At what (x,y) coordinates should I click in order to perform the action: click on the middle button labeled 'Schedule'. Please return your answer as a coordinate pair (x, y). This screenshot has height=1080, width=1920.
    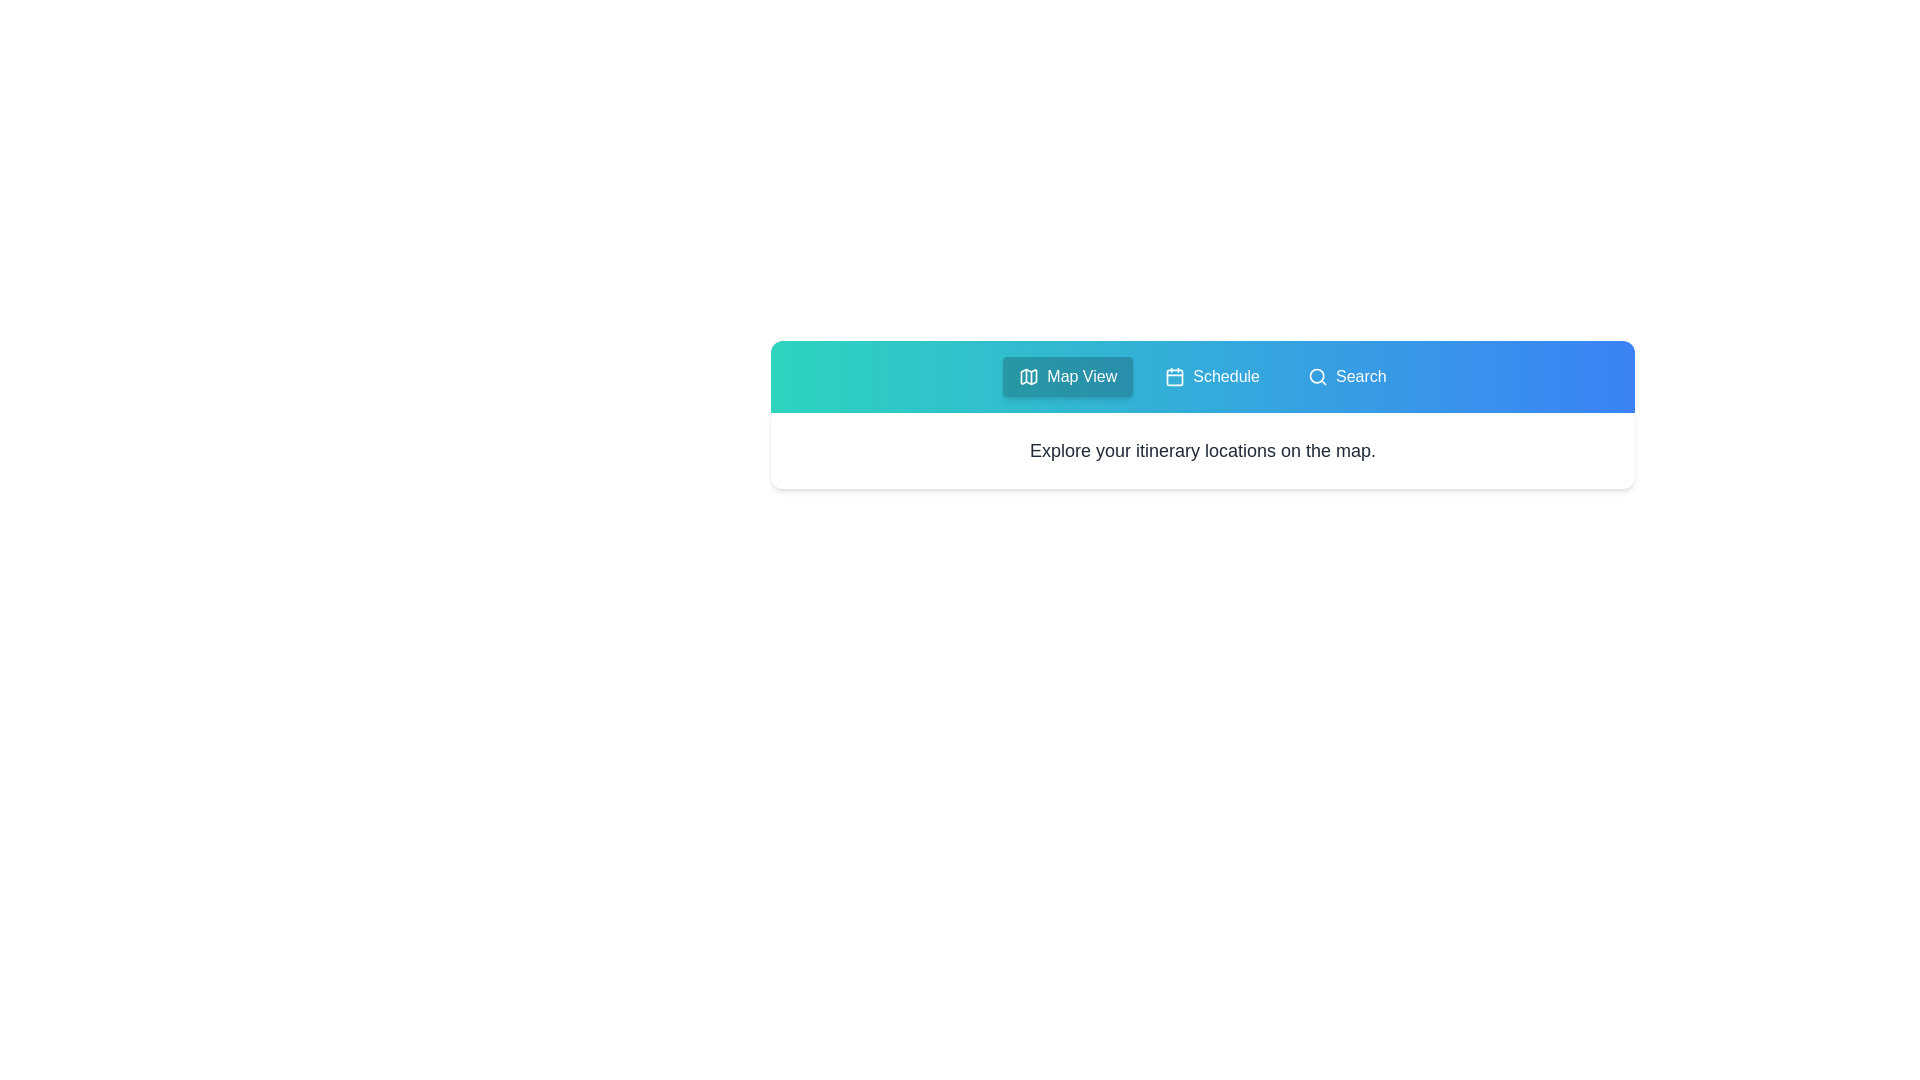
    Looking at the image, I should click on (1211, 377).